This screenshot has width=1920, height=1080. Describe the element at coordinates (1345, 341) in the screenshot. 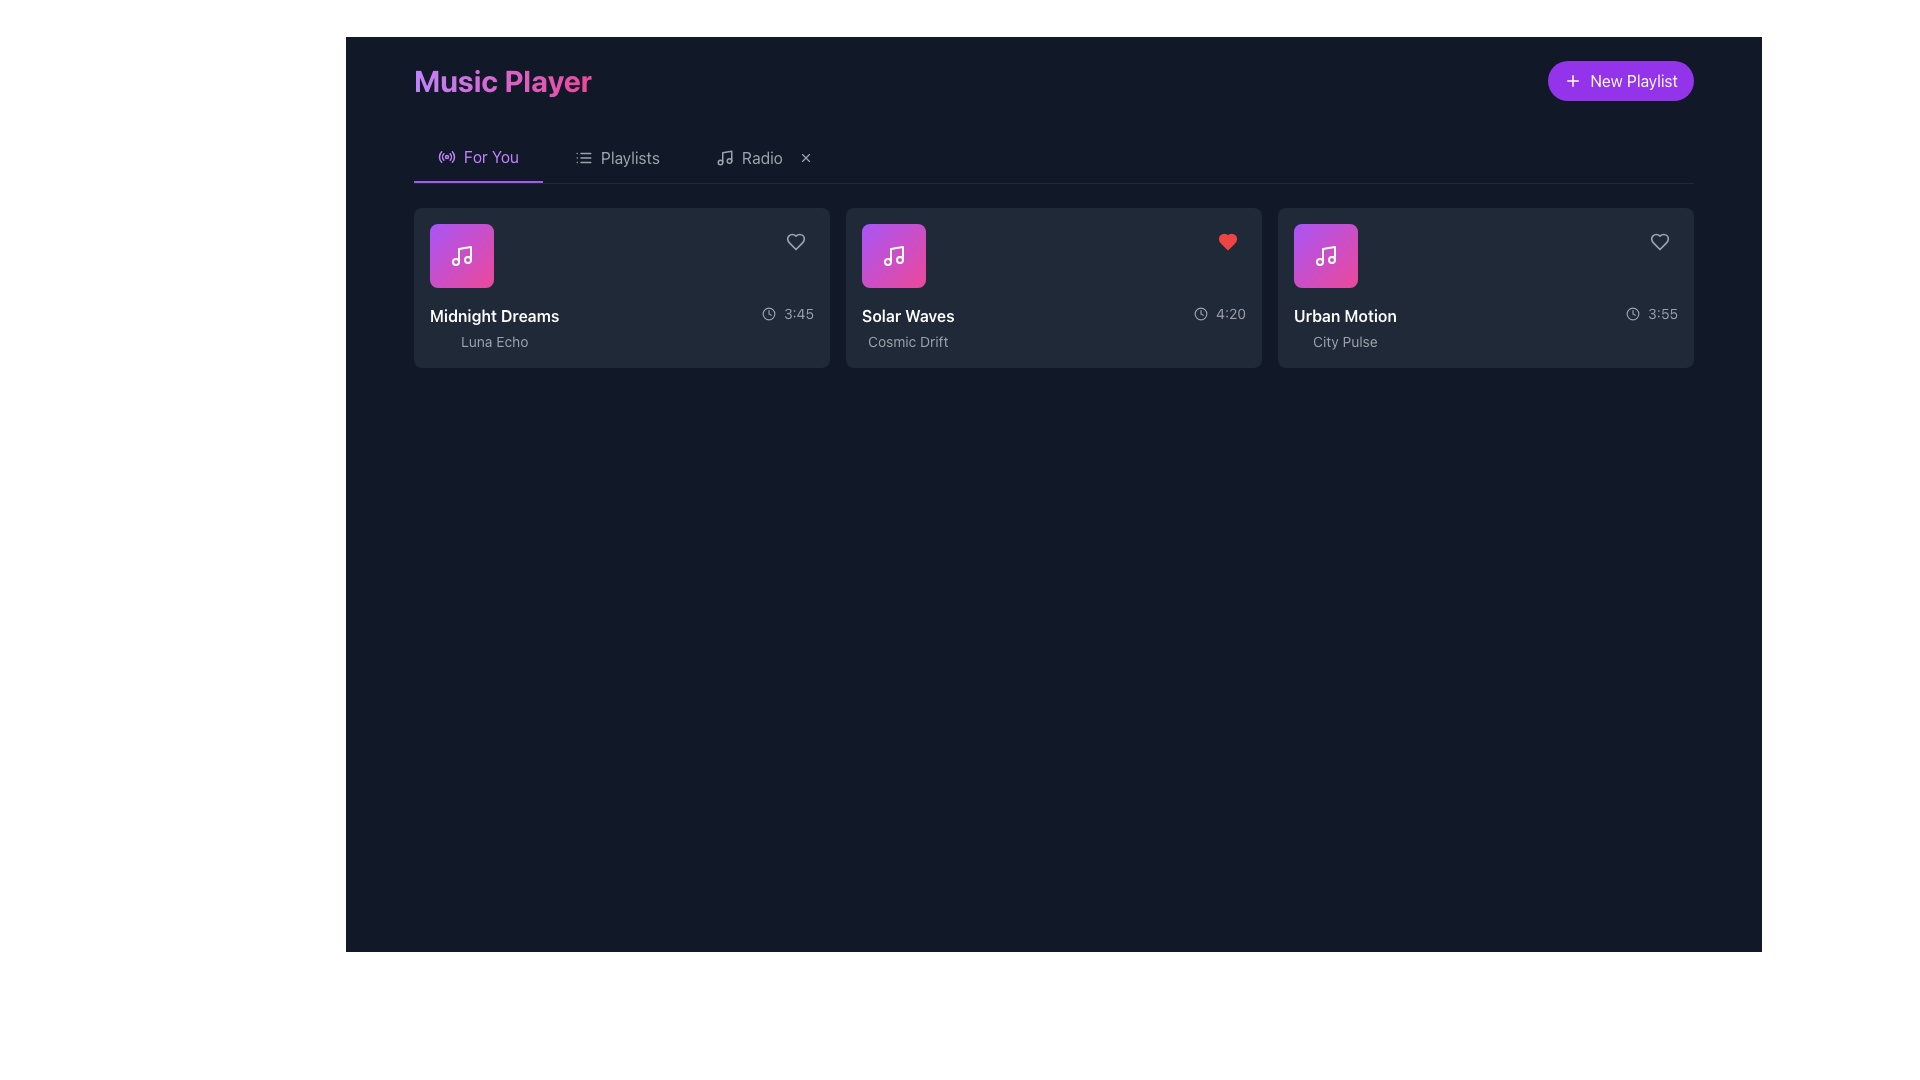

I see `the text label providing additional descriptive information about the item titled 'Urban Motion', located below the title in the third card of the content cards` at that location.